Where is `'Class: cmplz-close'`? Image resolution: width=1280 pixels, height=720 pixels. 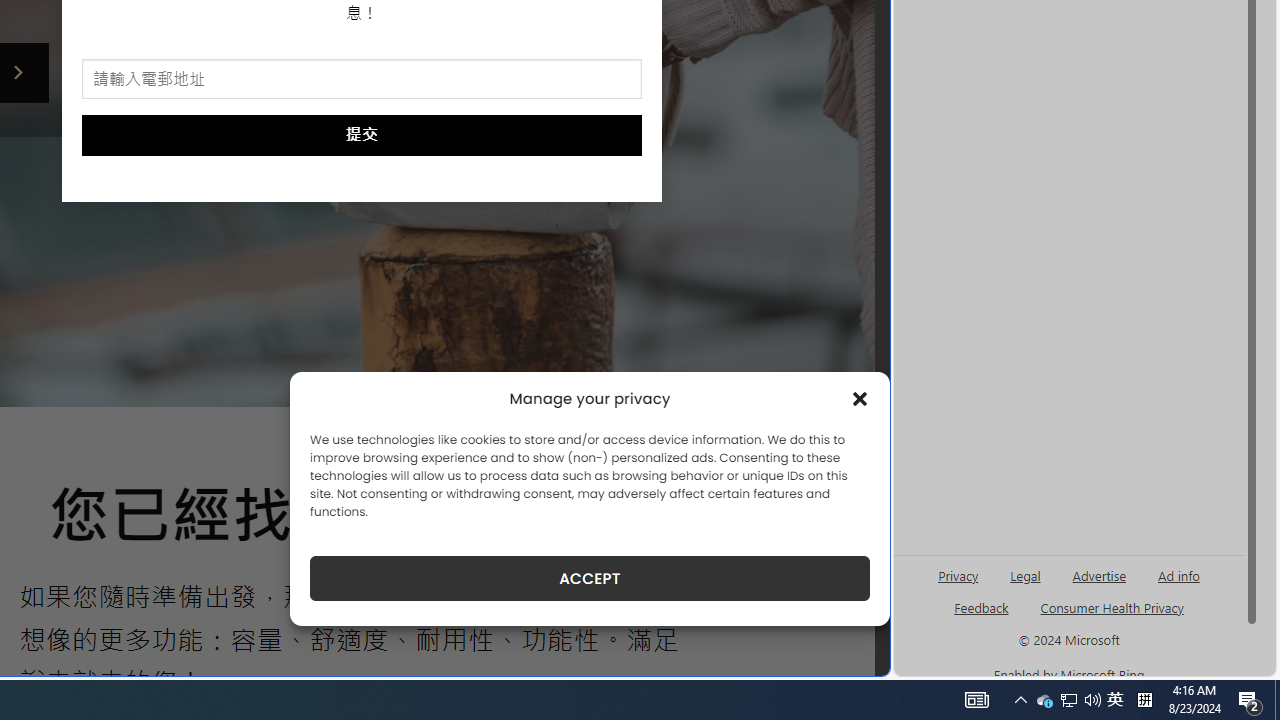 'Class: cmplz-close' is located at coordinates (860, 398).